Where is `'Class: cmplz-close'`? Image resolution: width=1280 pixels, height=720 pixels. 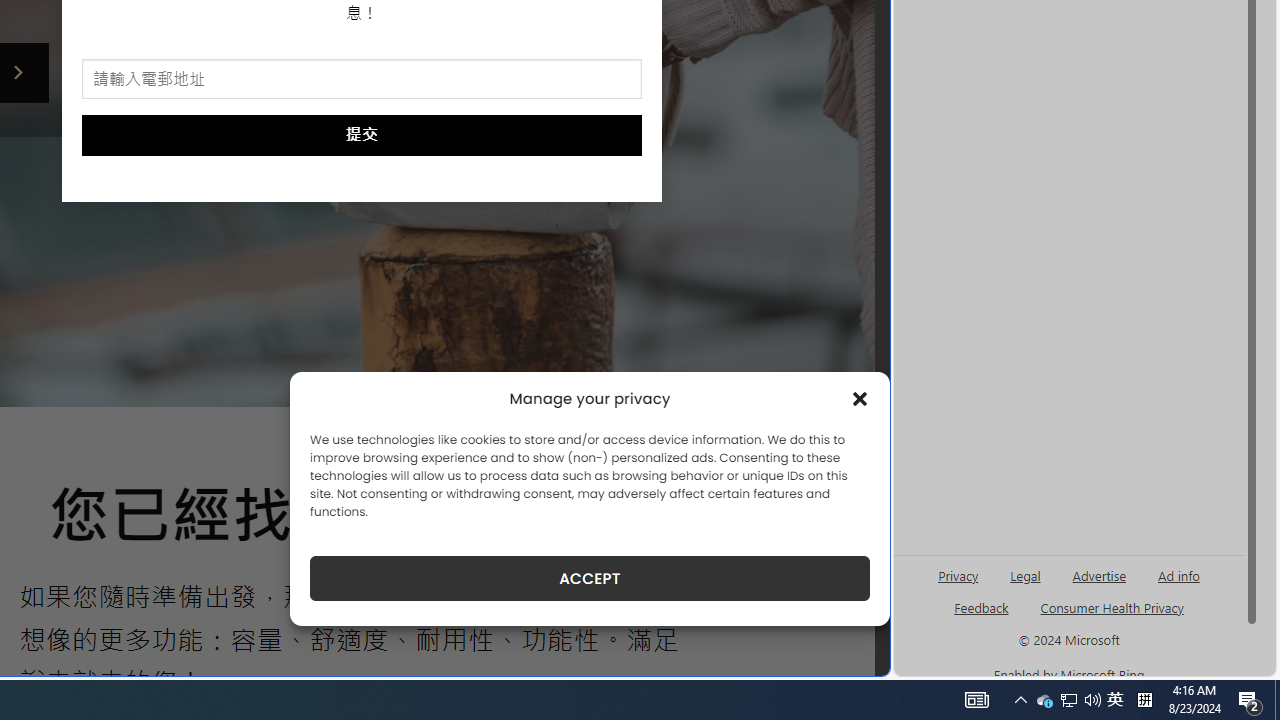 'Class: cmplz-close' is located at coordinates (860, 398).